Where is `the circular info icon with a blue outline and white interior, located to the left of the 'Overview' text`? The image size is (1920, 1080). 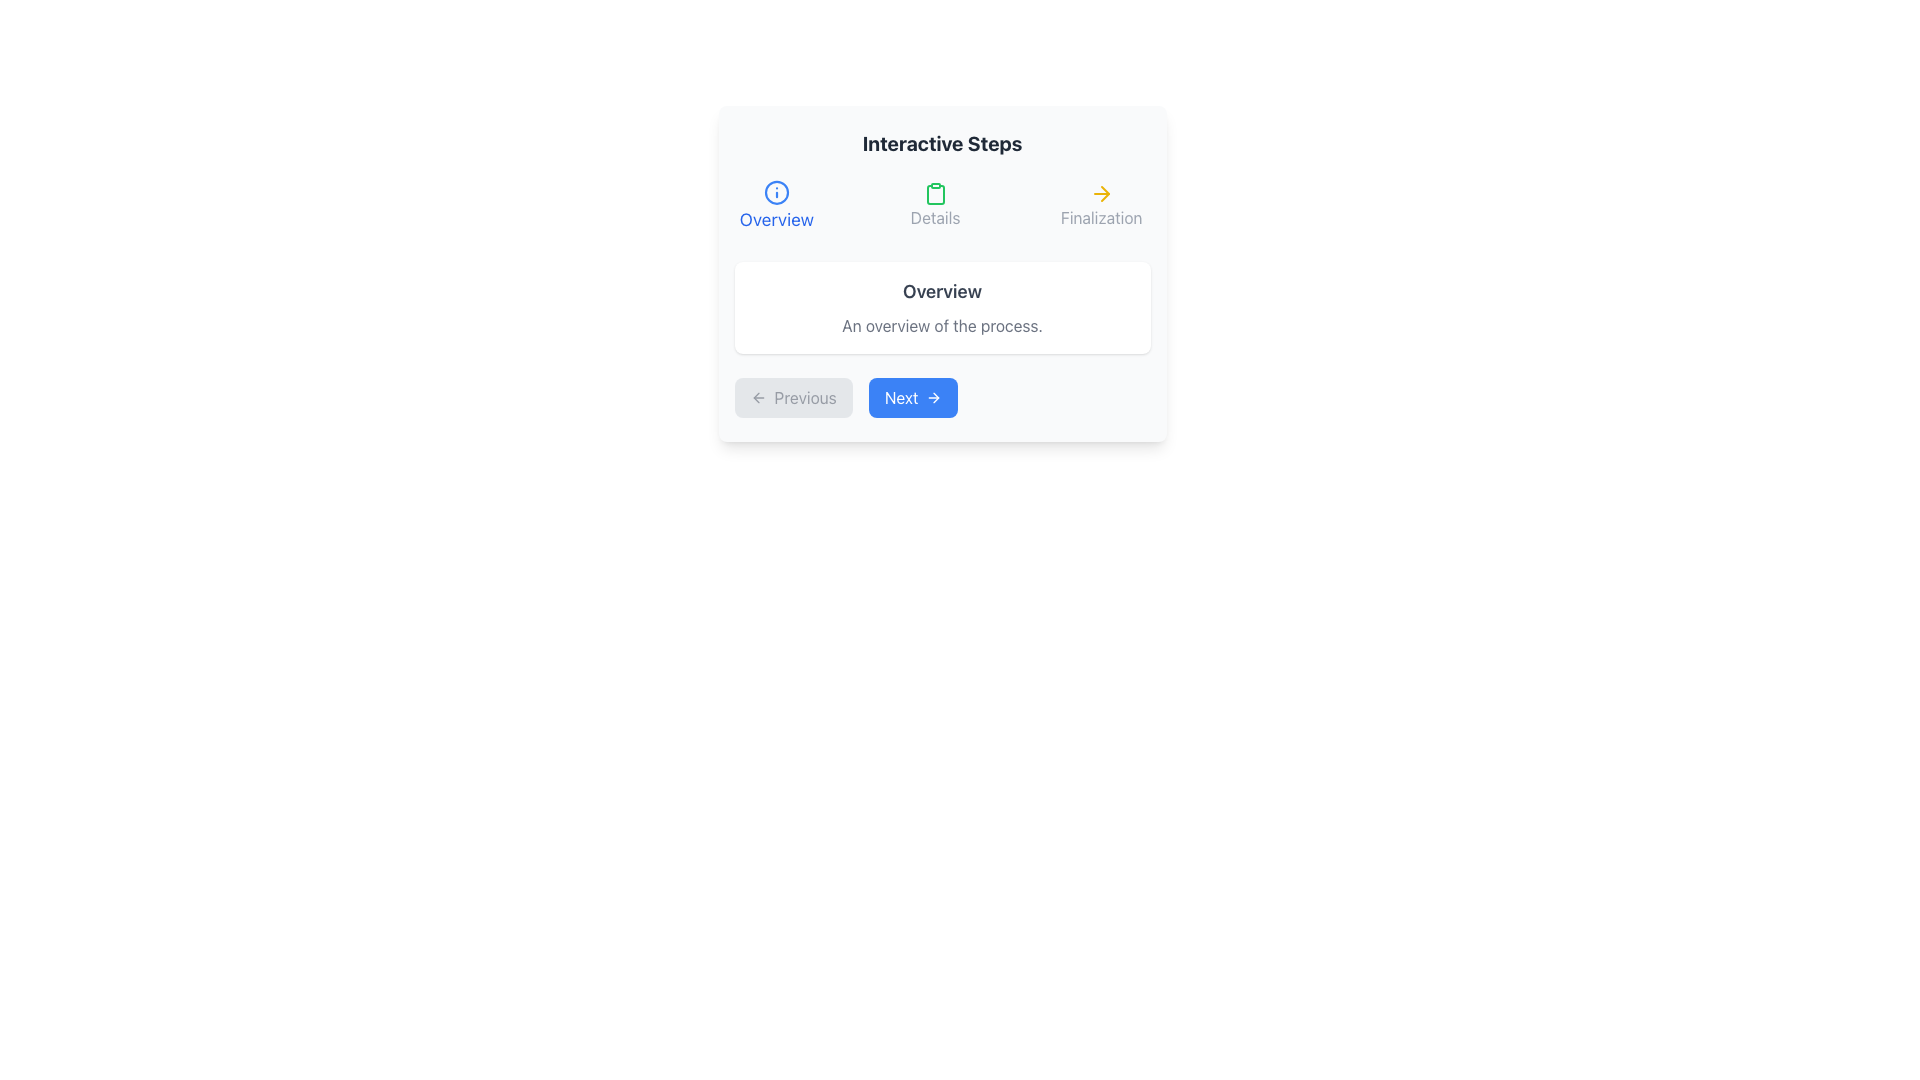 the circular info icon with a blue outline and white interior, located to the left of the 'Overview' text is located at coordinates (775, 192).